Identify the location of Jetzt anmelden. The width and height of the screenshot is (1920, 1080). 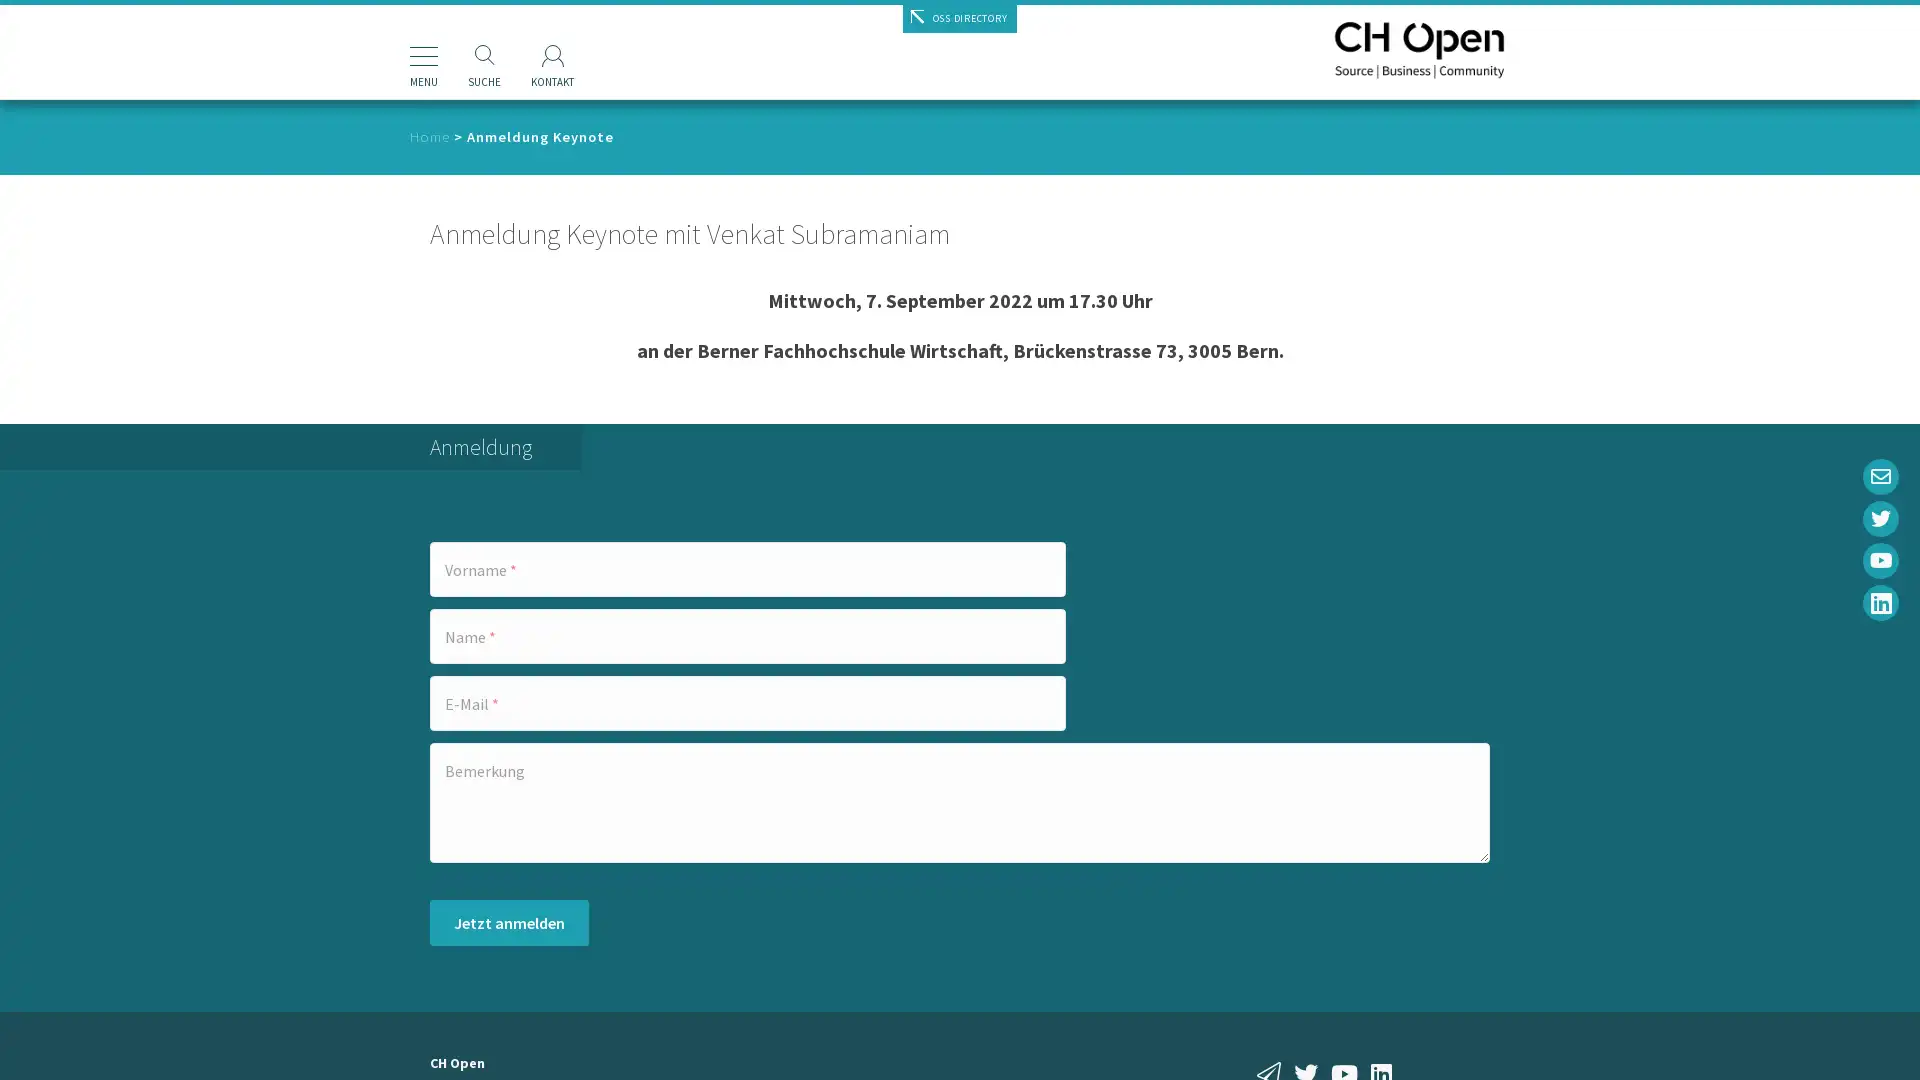
(509, 922).